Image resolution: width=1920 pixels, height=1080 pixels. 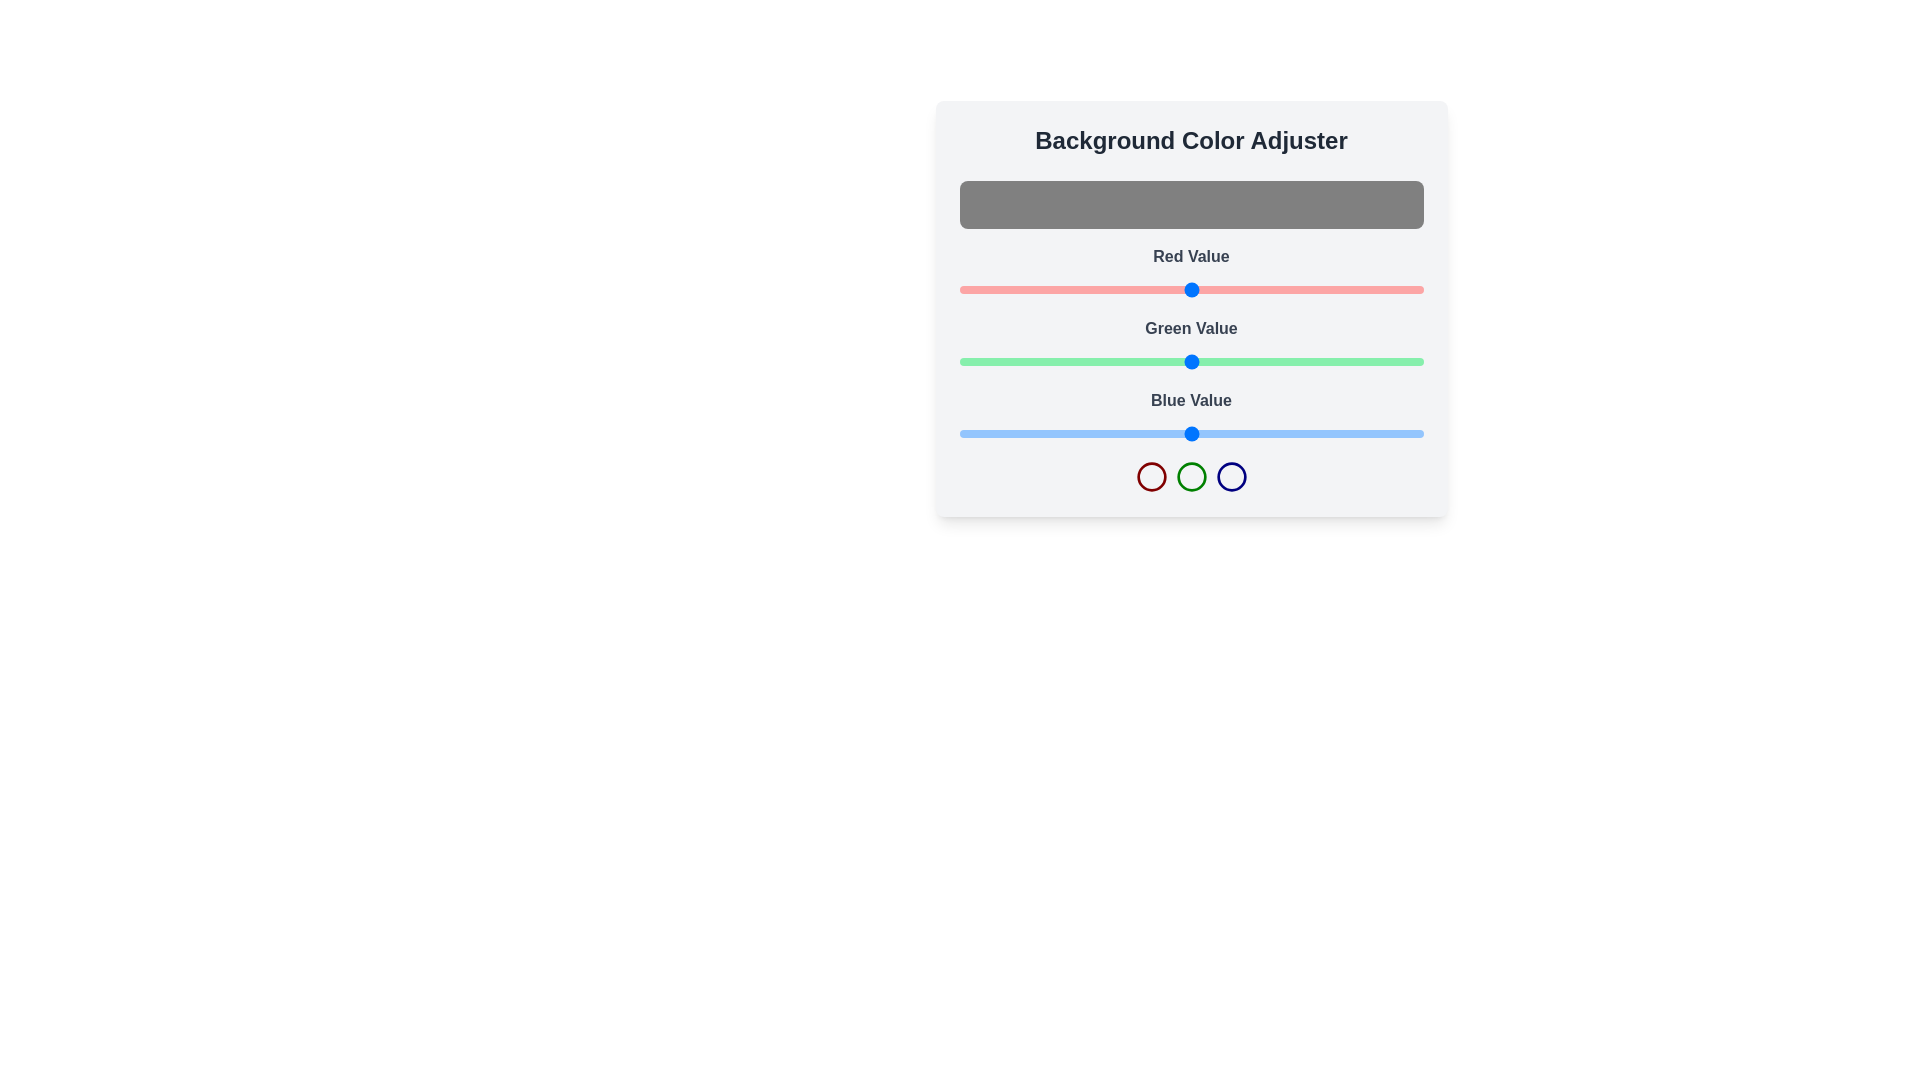 What do you see at coordinates (1207, 362) in the screenshot?
I see `the green slider to set the green color value to 137` at bounding box center [1207, 362].